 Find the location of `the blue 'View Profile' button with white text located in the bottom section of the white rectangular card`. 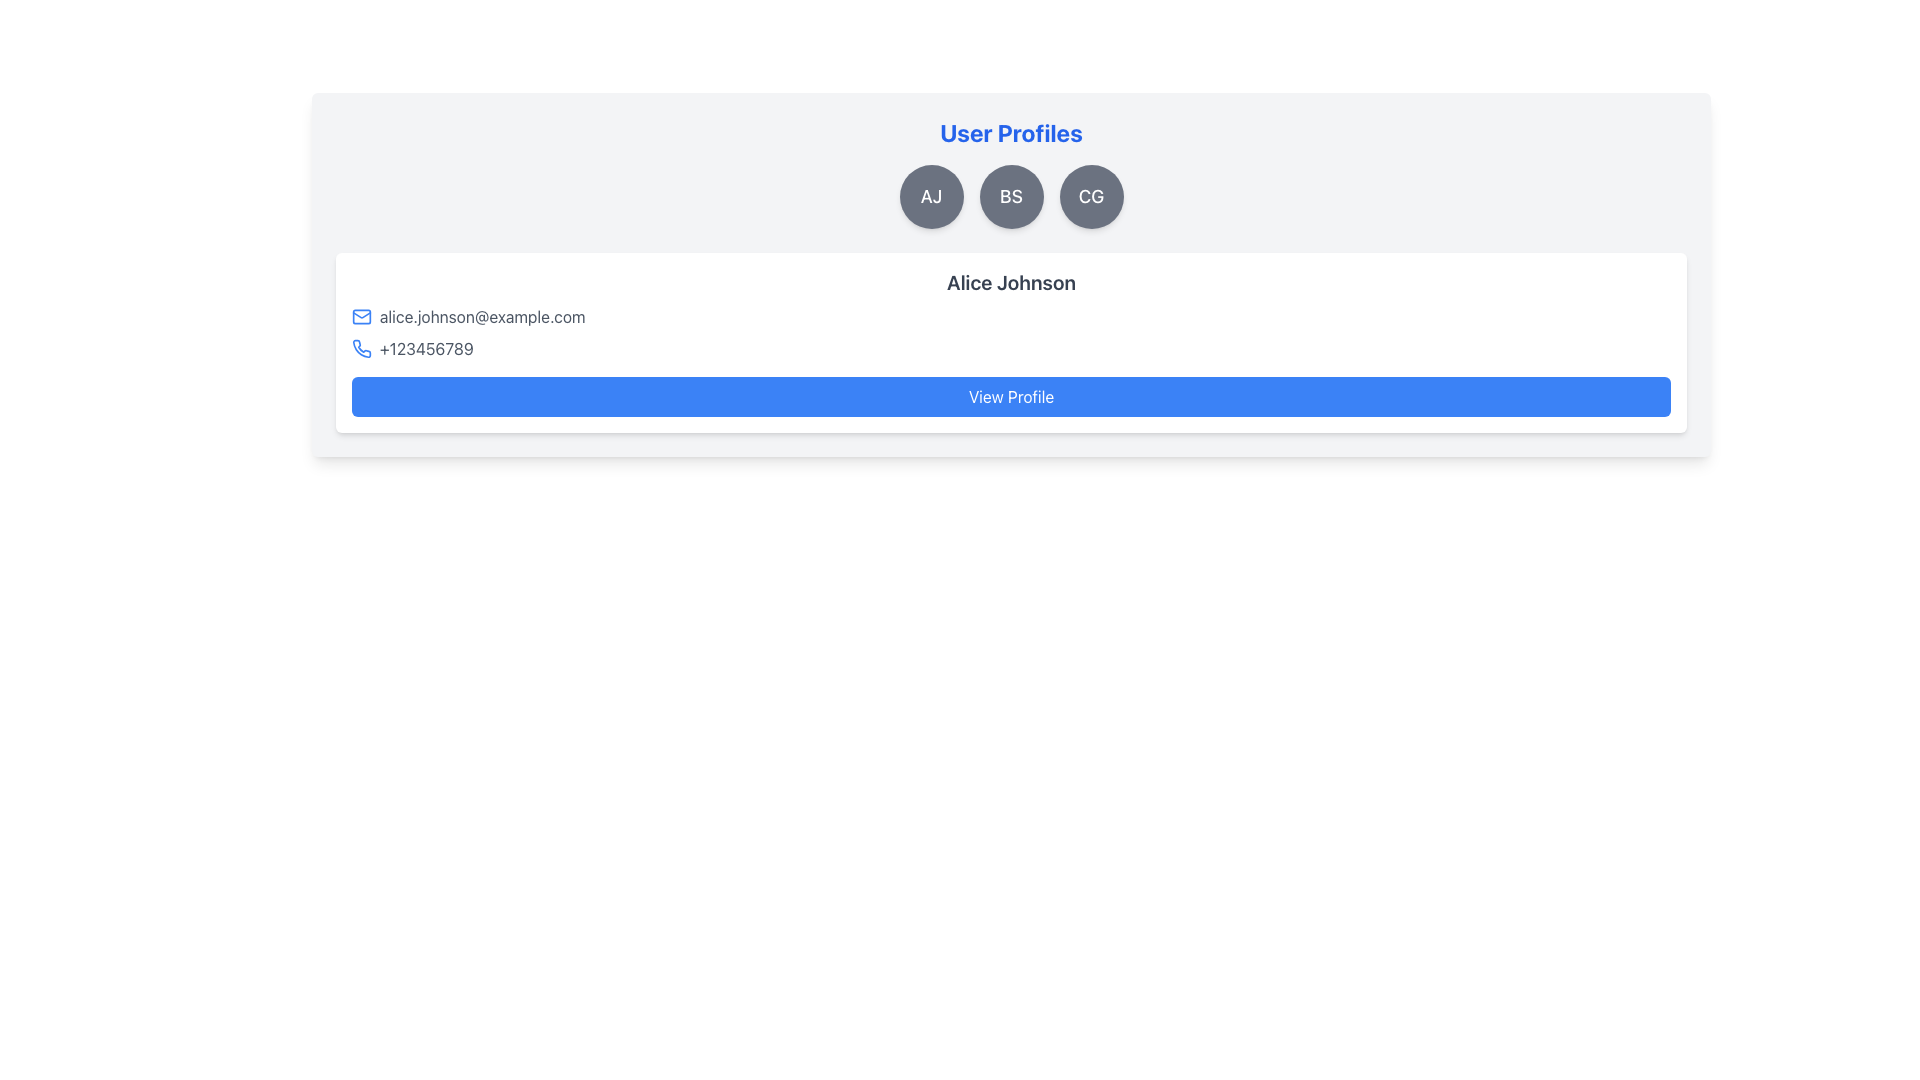

the blue 'View Profile' button with white text located in the bottom section of the white rectangular card is located at coordinates (1011, 397).